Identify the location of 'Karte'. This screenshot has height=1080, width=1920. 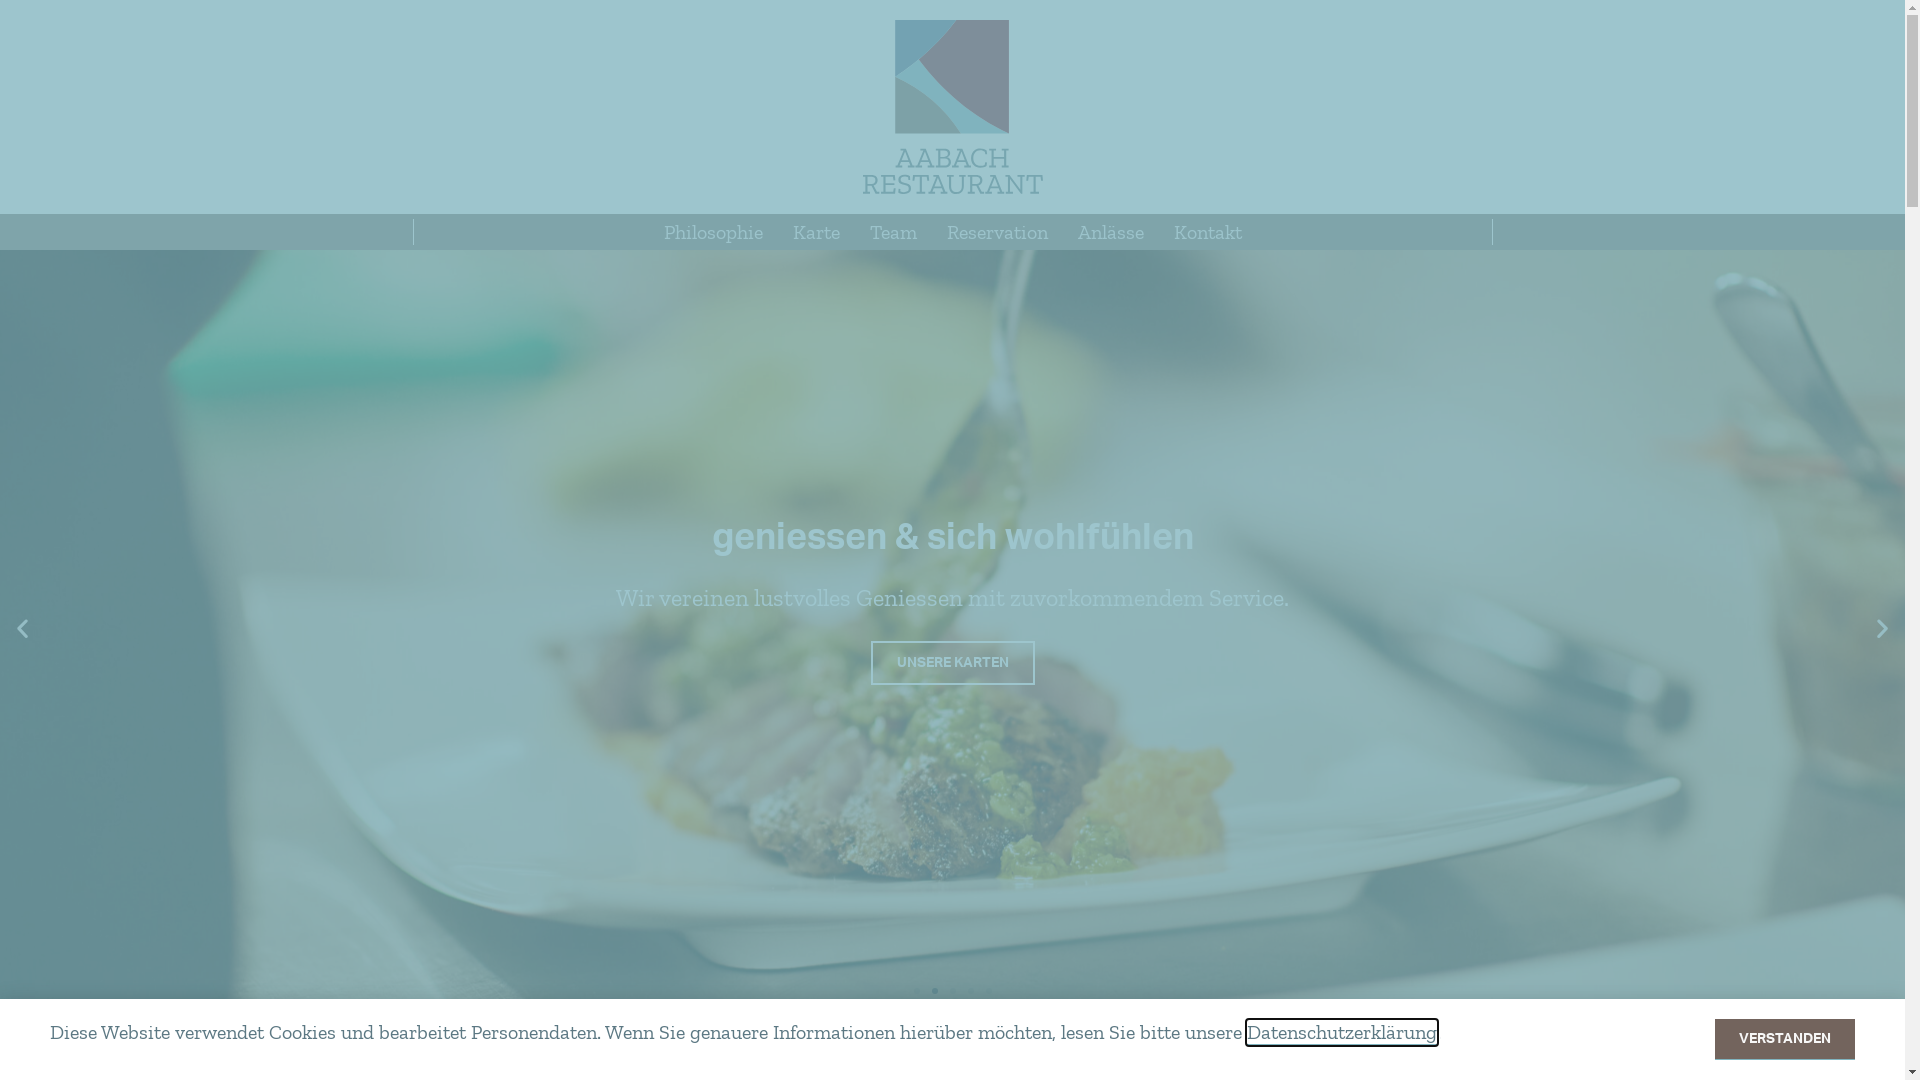
(816, 230).